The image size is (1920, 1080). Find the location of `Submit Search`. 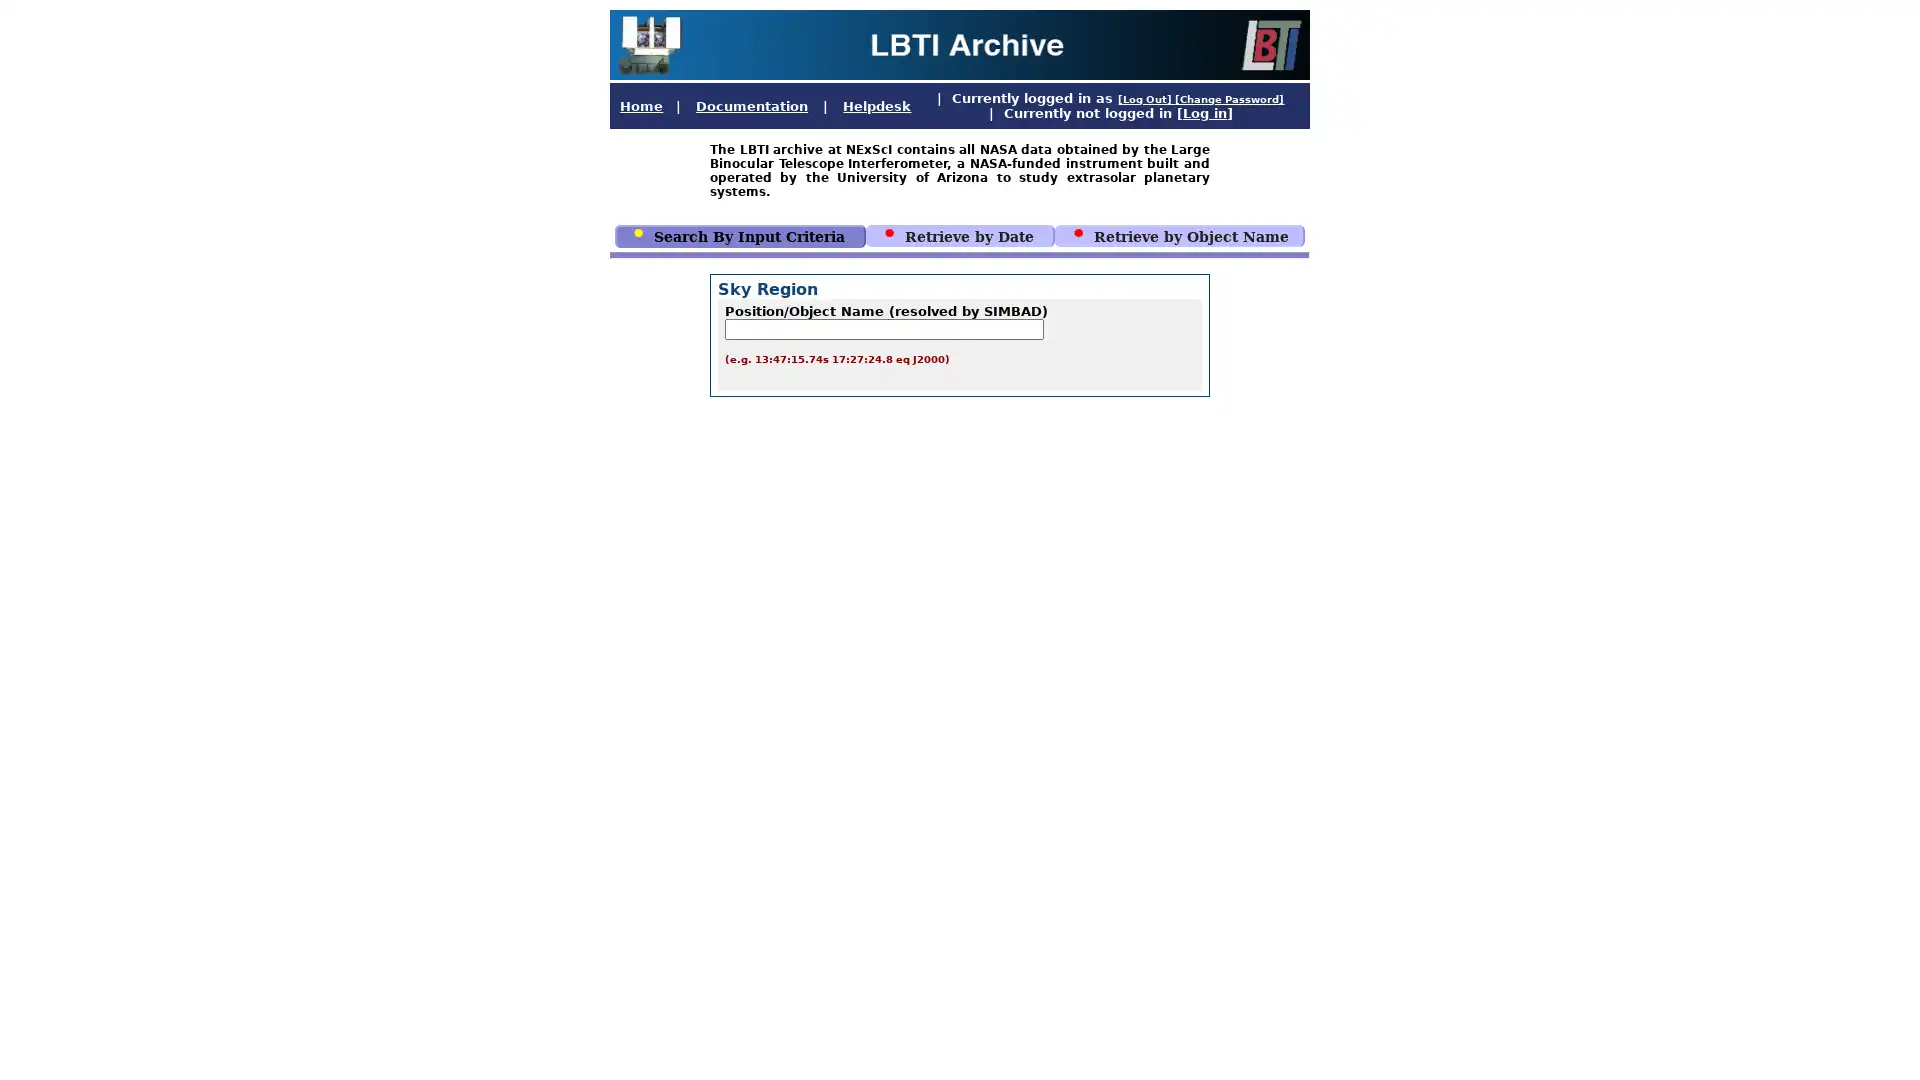

Submit Search is located at coordinates (916, 617).